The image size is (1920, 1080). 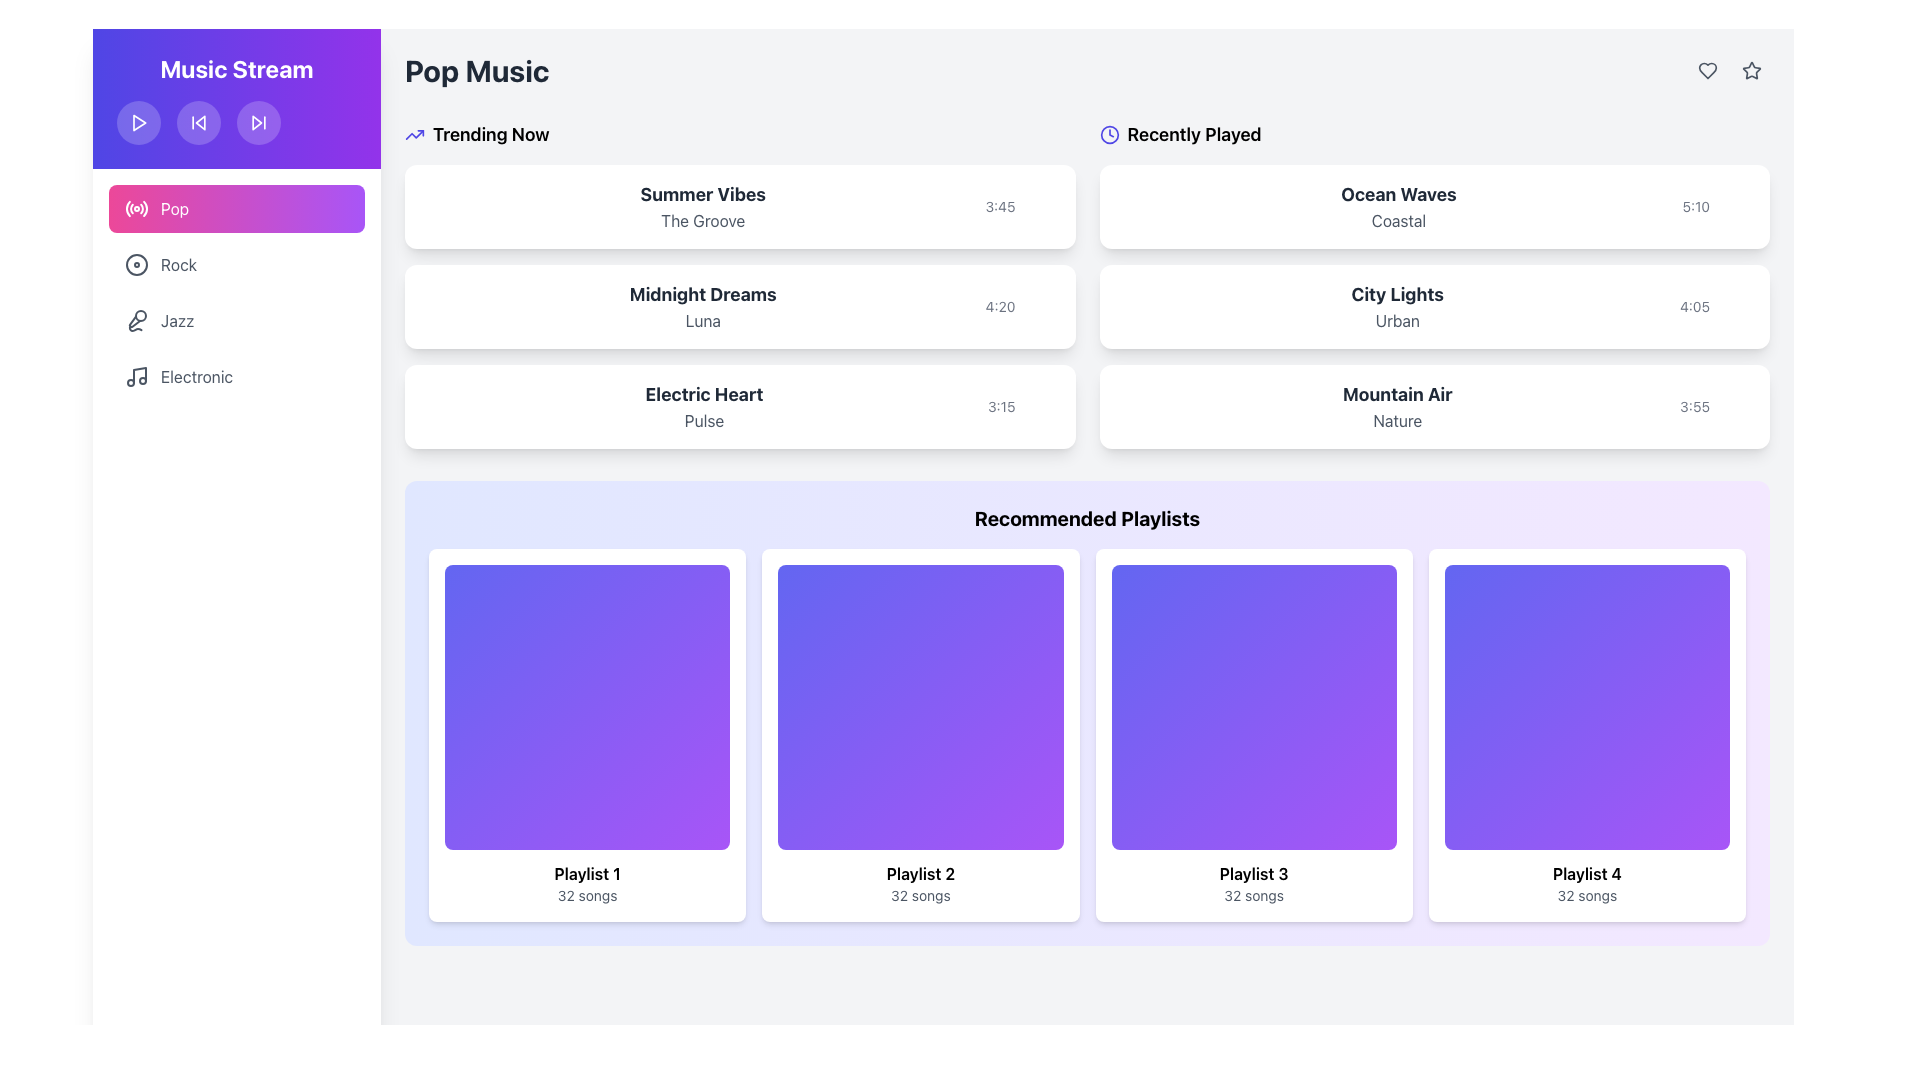 What do you see at coordinates (1433, 285) in the screenshot?
I see `the second list item in the 'Recently Played' section that displays the track 'City Lights'` at bounding box center [1433, 285].